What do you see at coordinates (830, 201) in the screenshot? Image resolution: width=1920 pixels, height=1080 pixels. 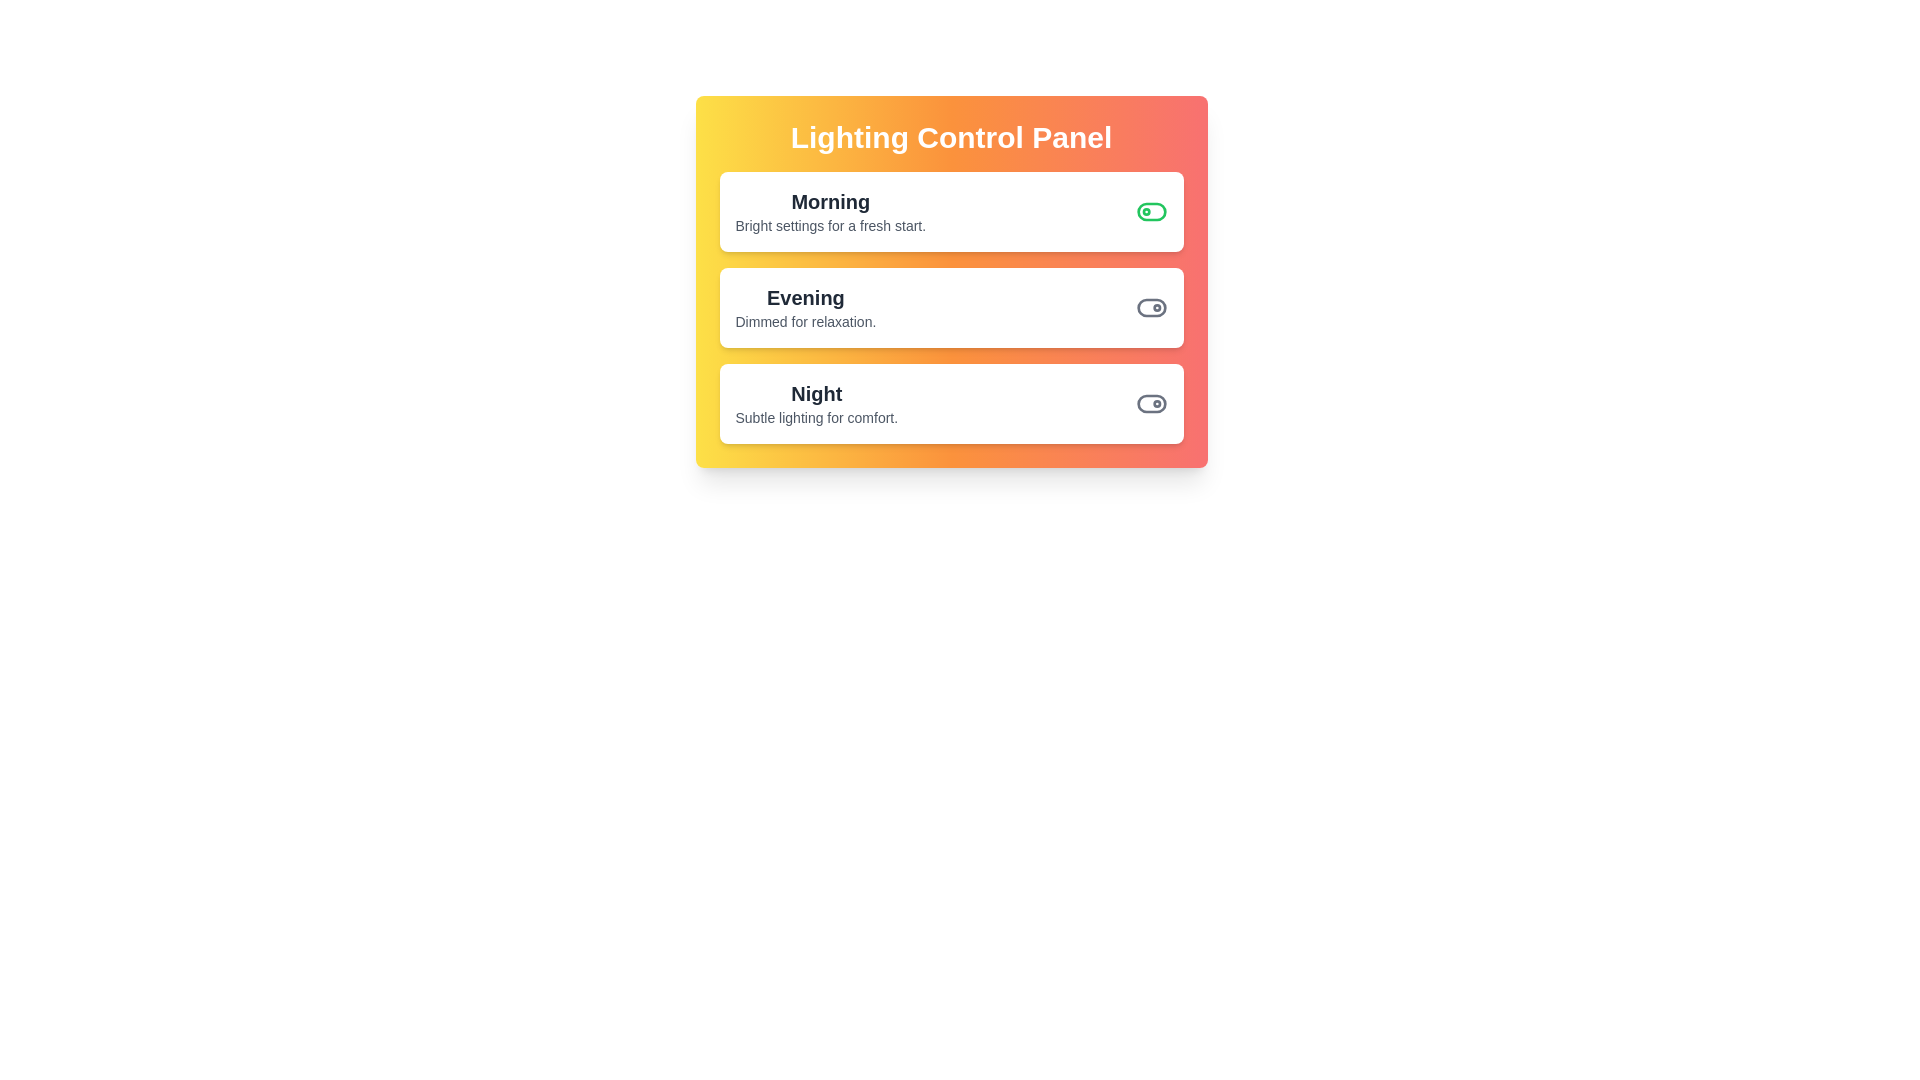 I see `the Morning scene's name or description` at bounding box center [830, 201].